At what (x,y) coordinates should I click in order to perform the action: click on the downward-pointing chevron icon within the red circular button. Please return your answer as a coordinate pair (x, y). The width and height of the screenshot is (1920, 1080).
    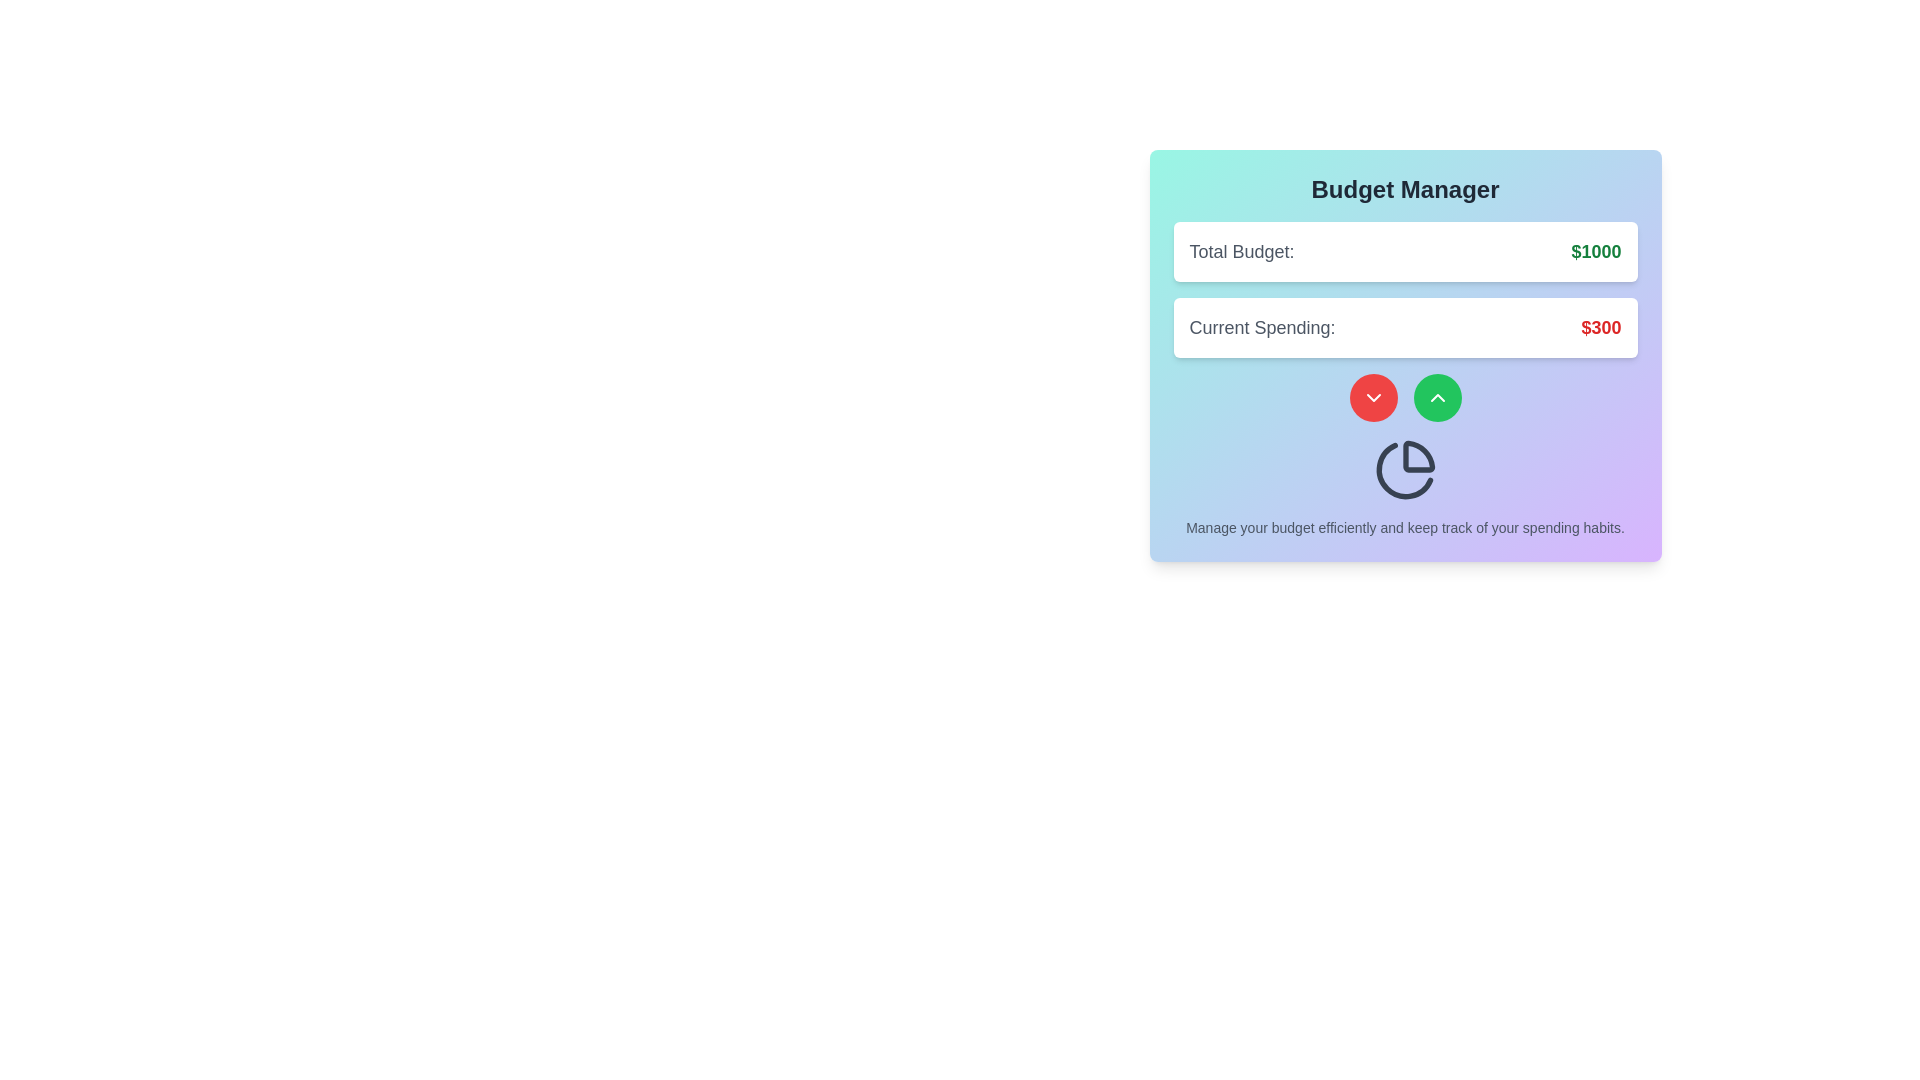
    Looking at the image, I should click on (1372, 397).